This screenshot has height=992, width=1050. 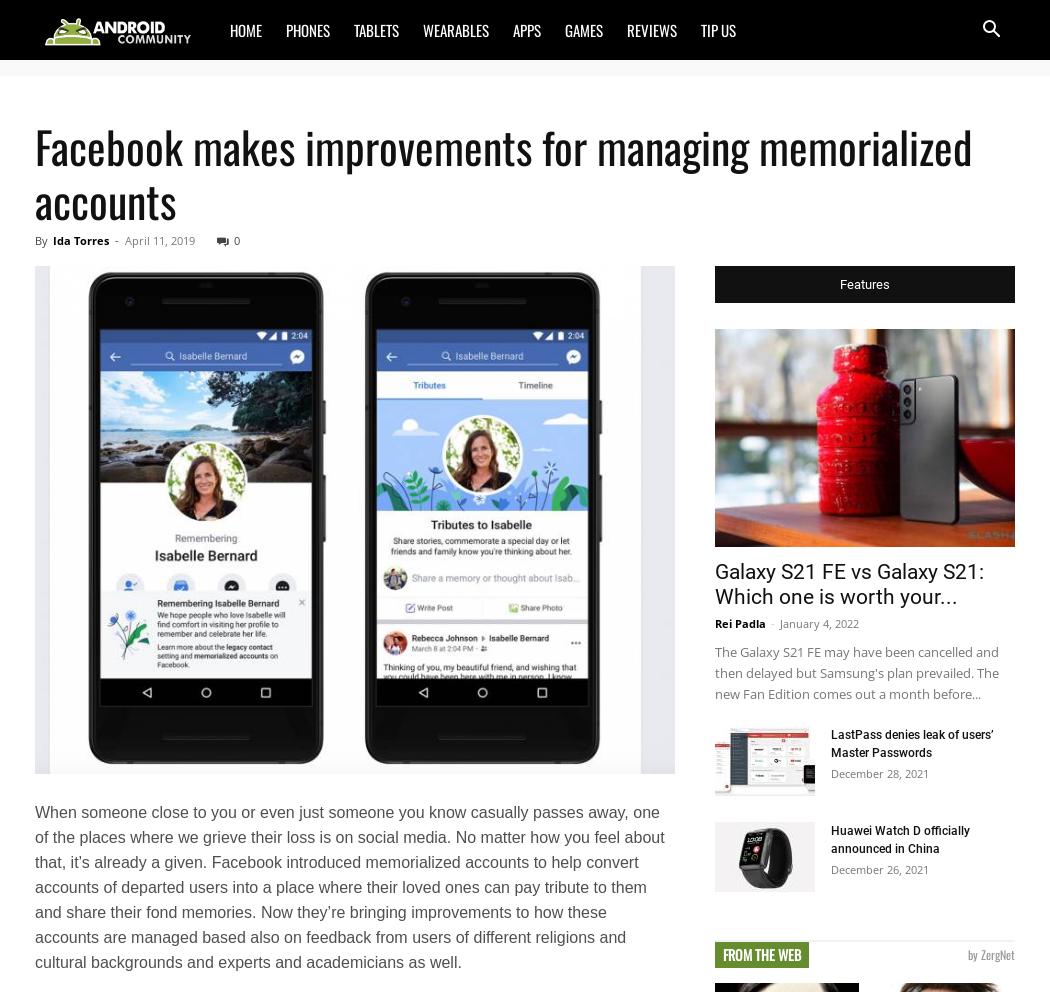 I want to click on 'Galaxy S21 FE vs Galaxy S21: Which one is worth your...', so click(x=849, y=582).